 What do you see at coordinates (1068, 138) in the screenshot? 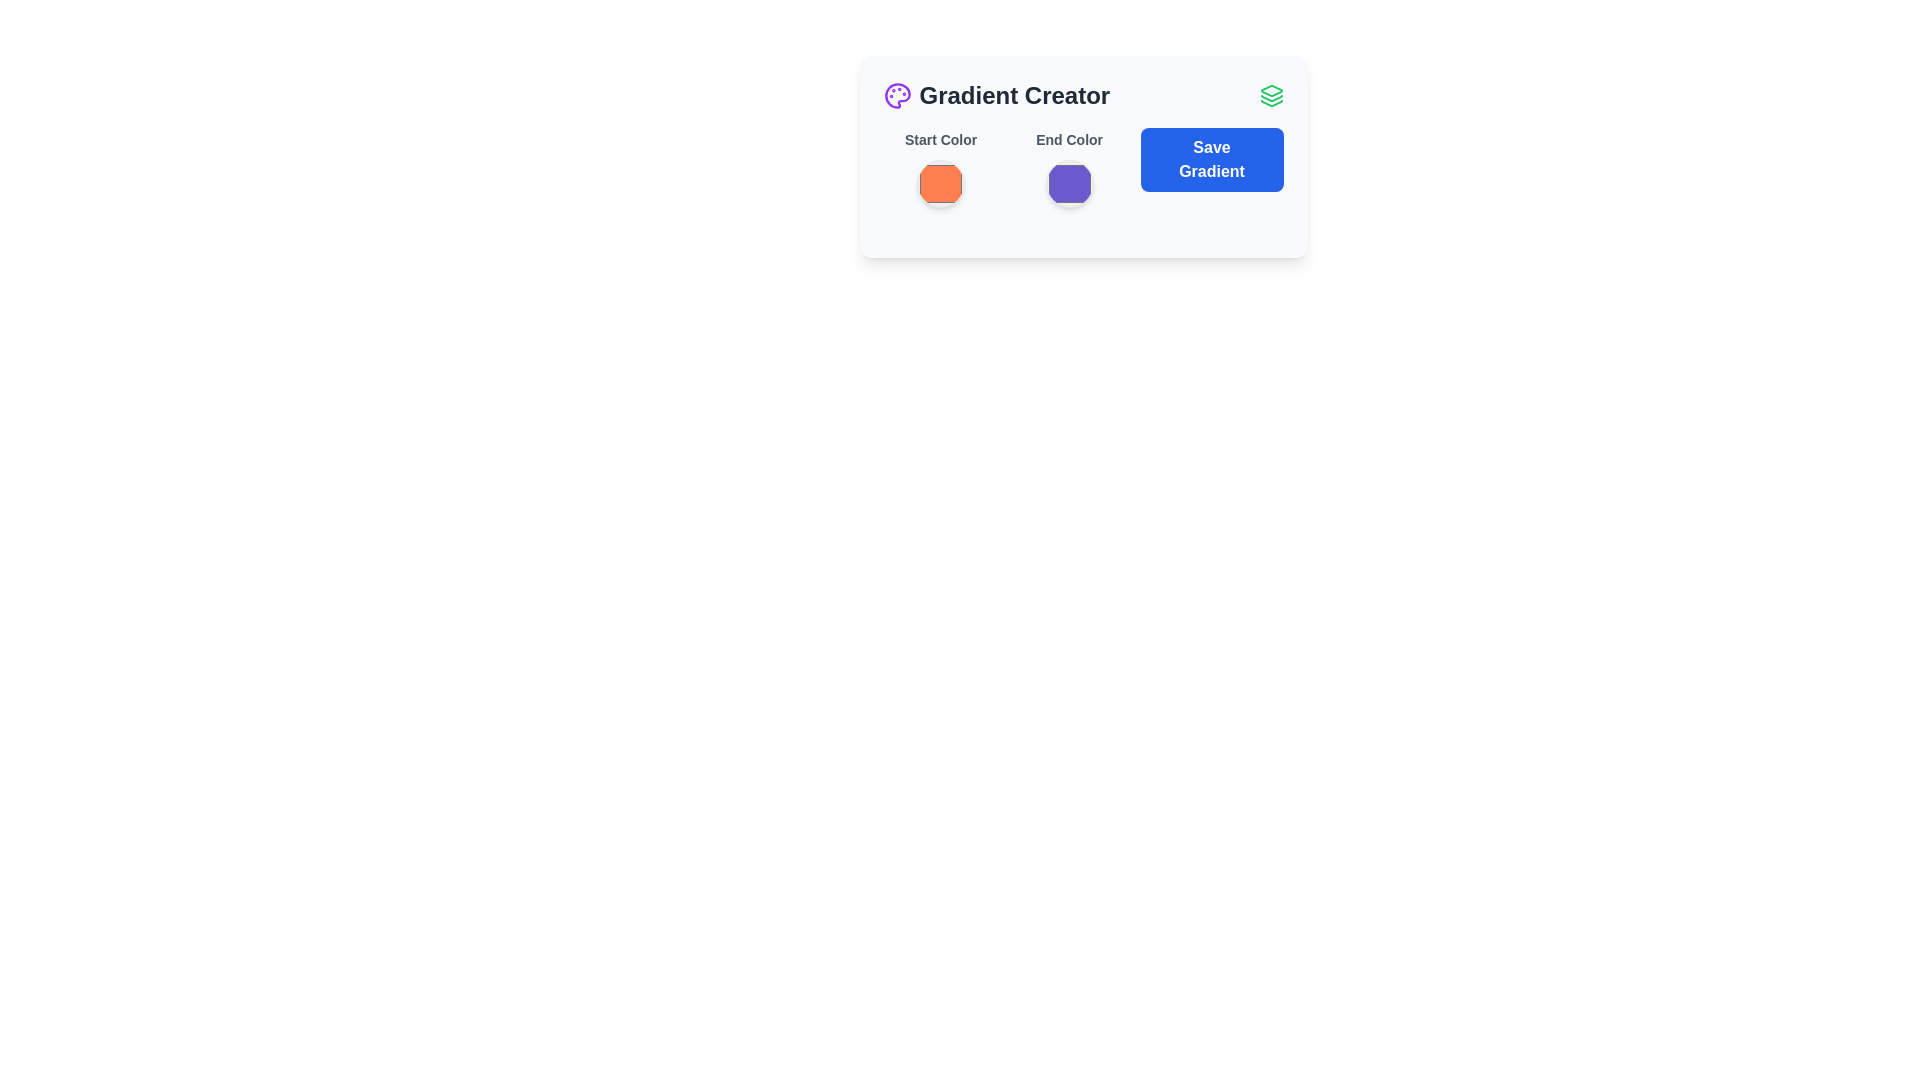
I see `the 'End Color' text label, which signifies the function of the associated color selector below it in the gradient creation tool` at bounding box center [1068, 138].